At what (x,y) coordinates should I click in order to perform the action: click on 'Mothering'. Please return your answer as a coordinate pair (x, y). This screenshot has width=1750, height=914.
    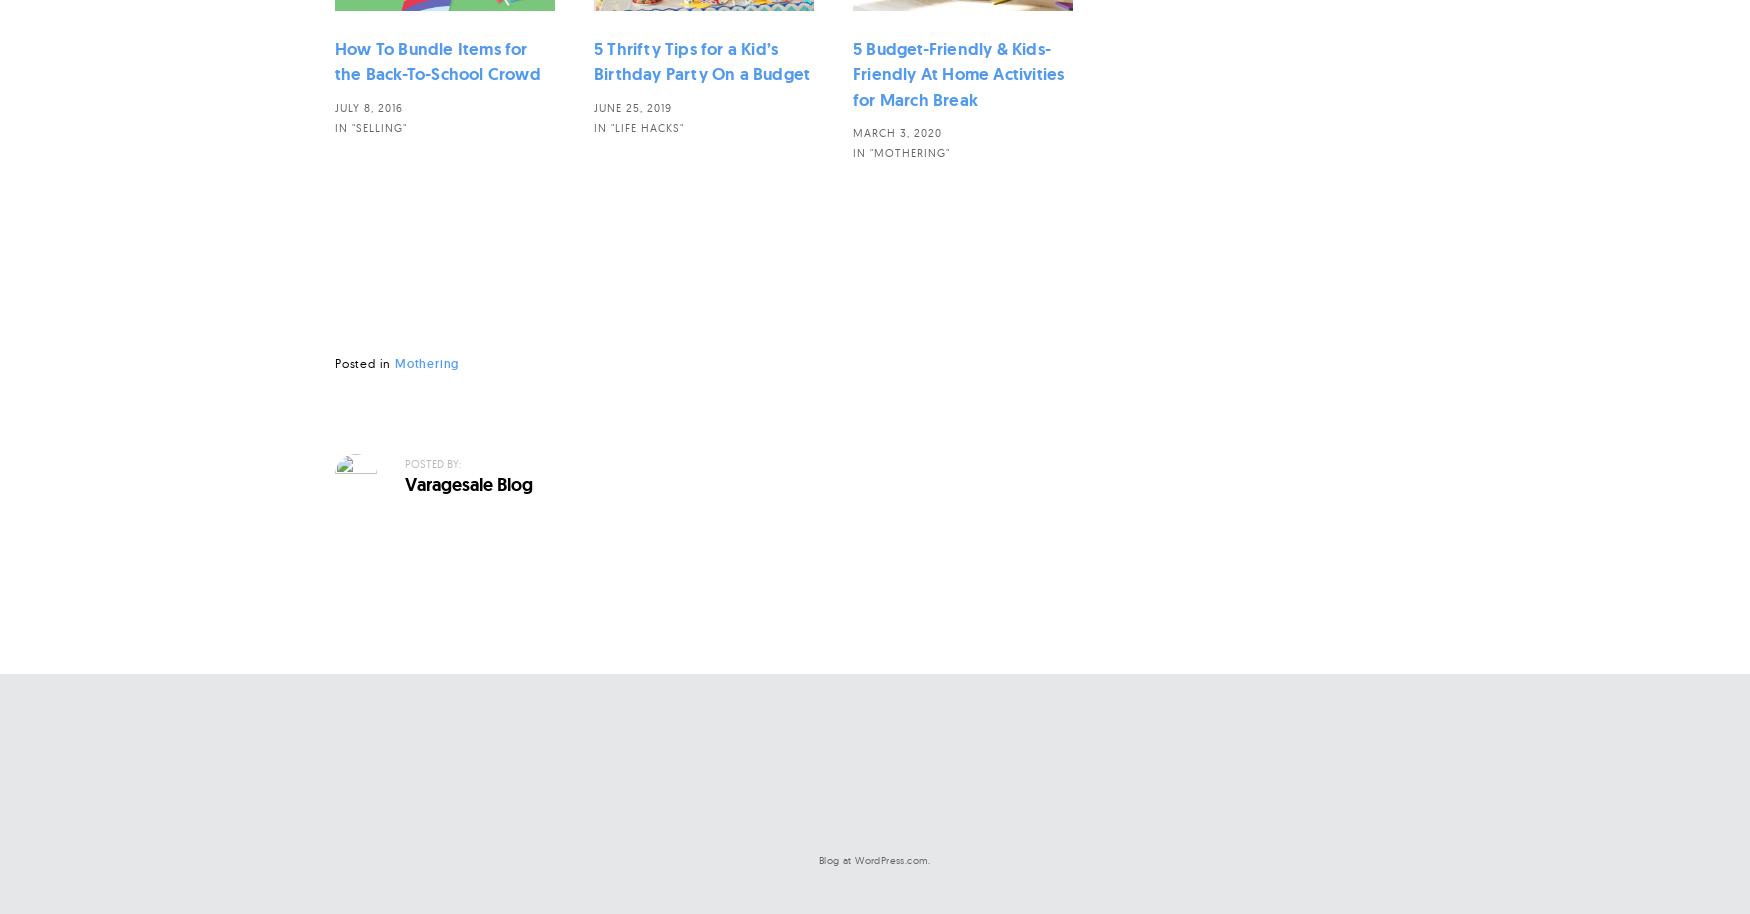
    Looking at the image, I should click on (426, 362).